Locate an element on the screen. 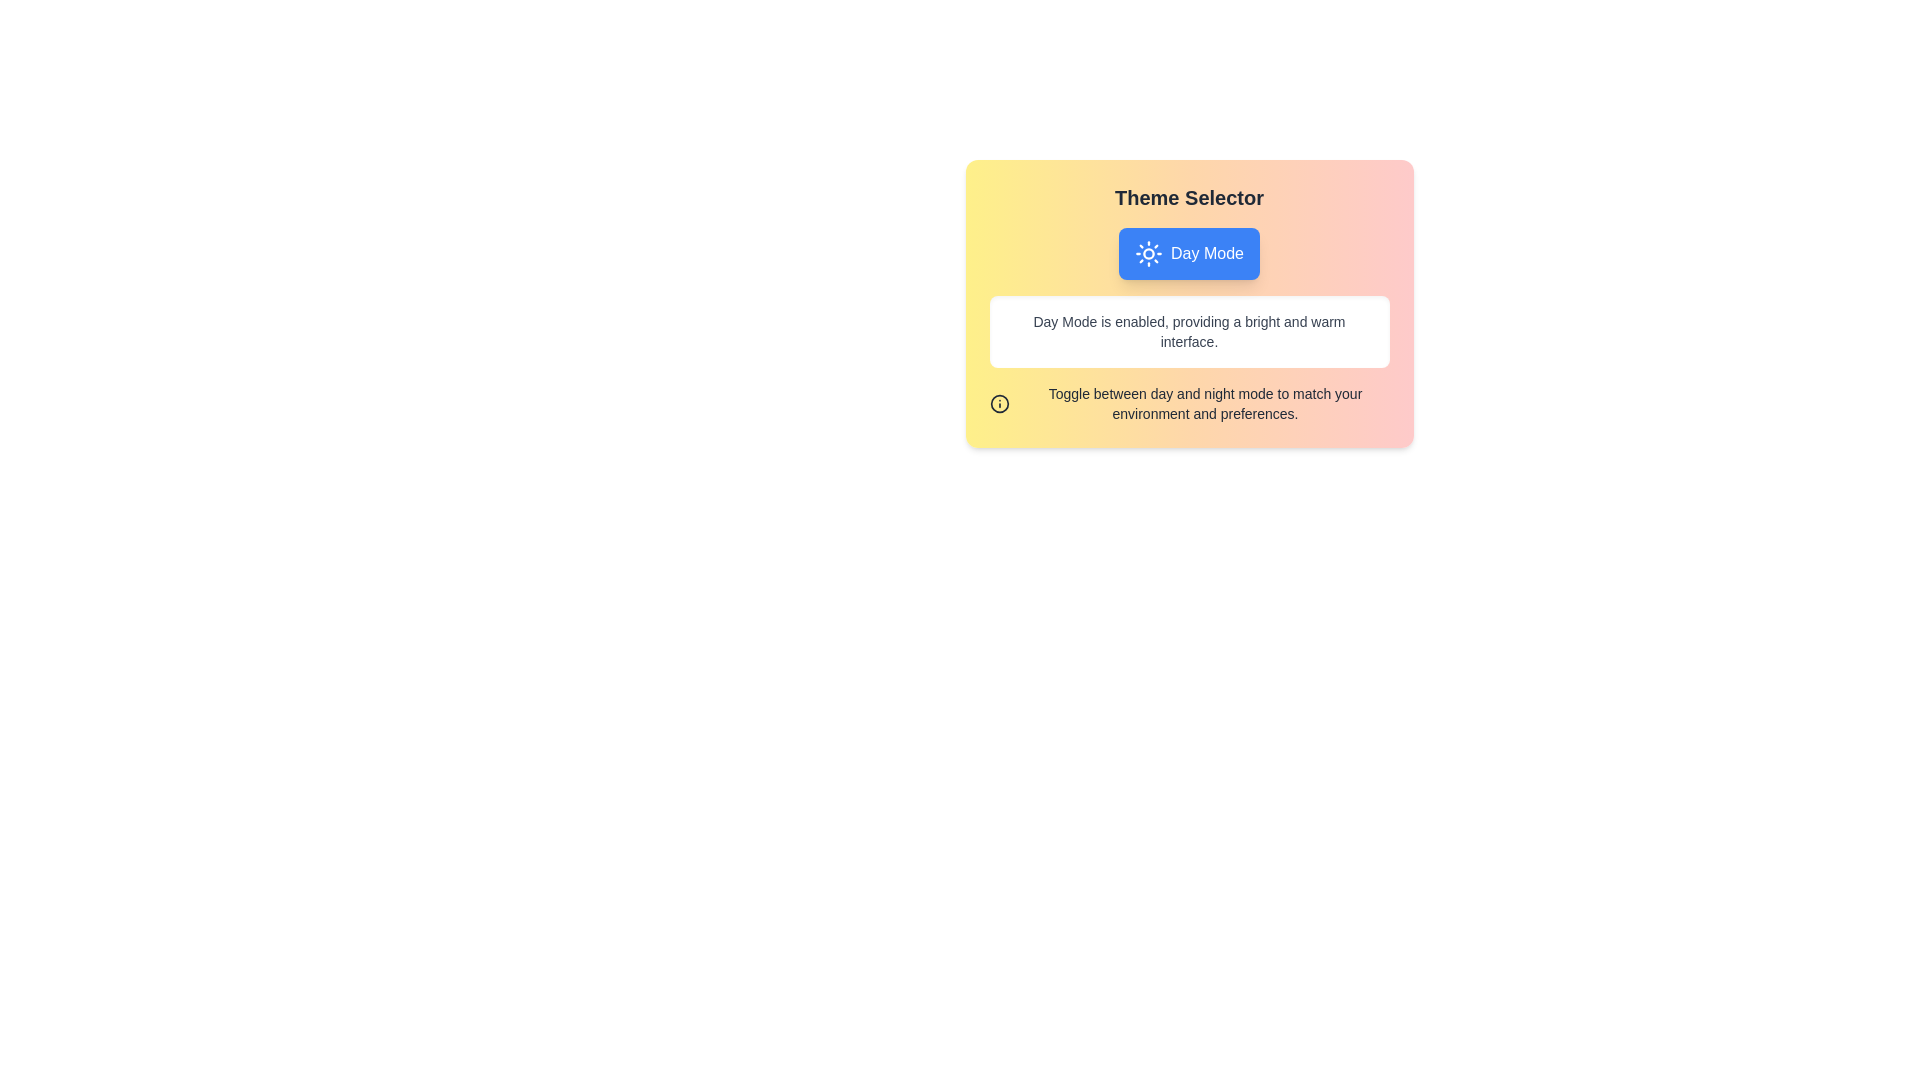  the informational icon to display additional details is located at coordinates (999, 404).